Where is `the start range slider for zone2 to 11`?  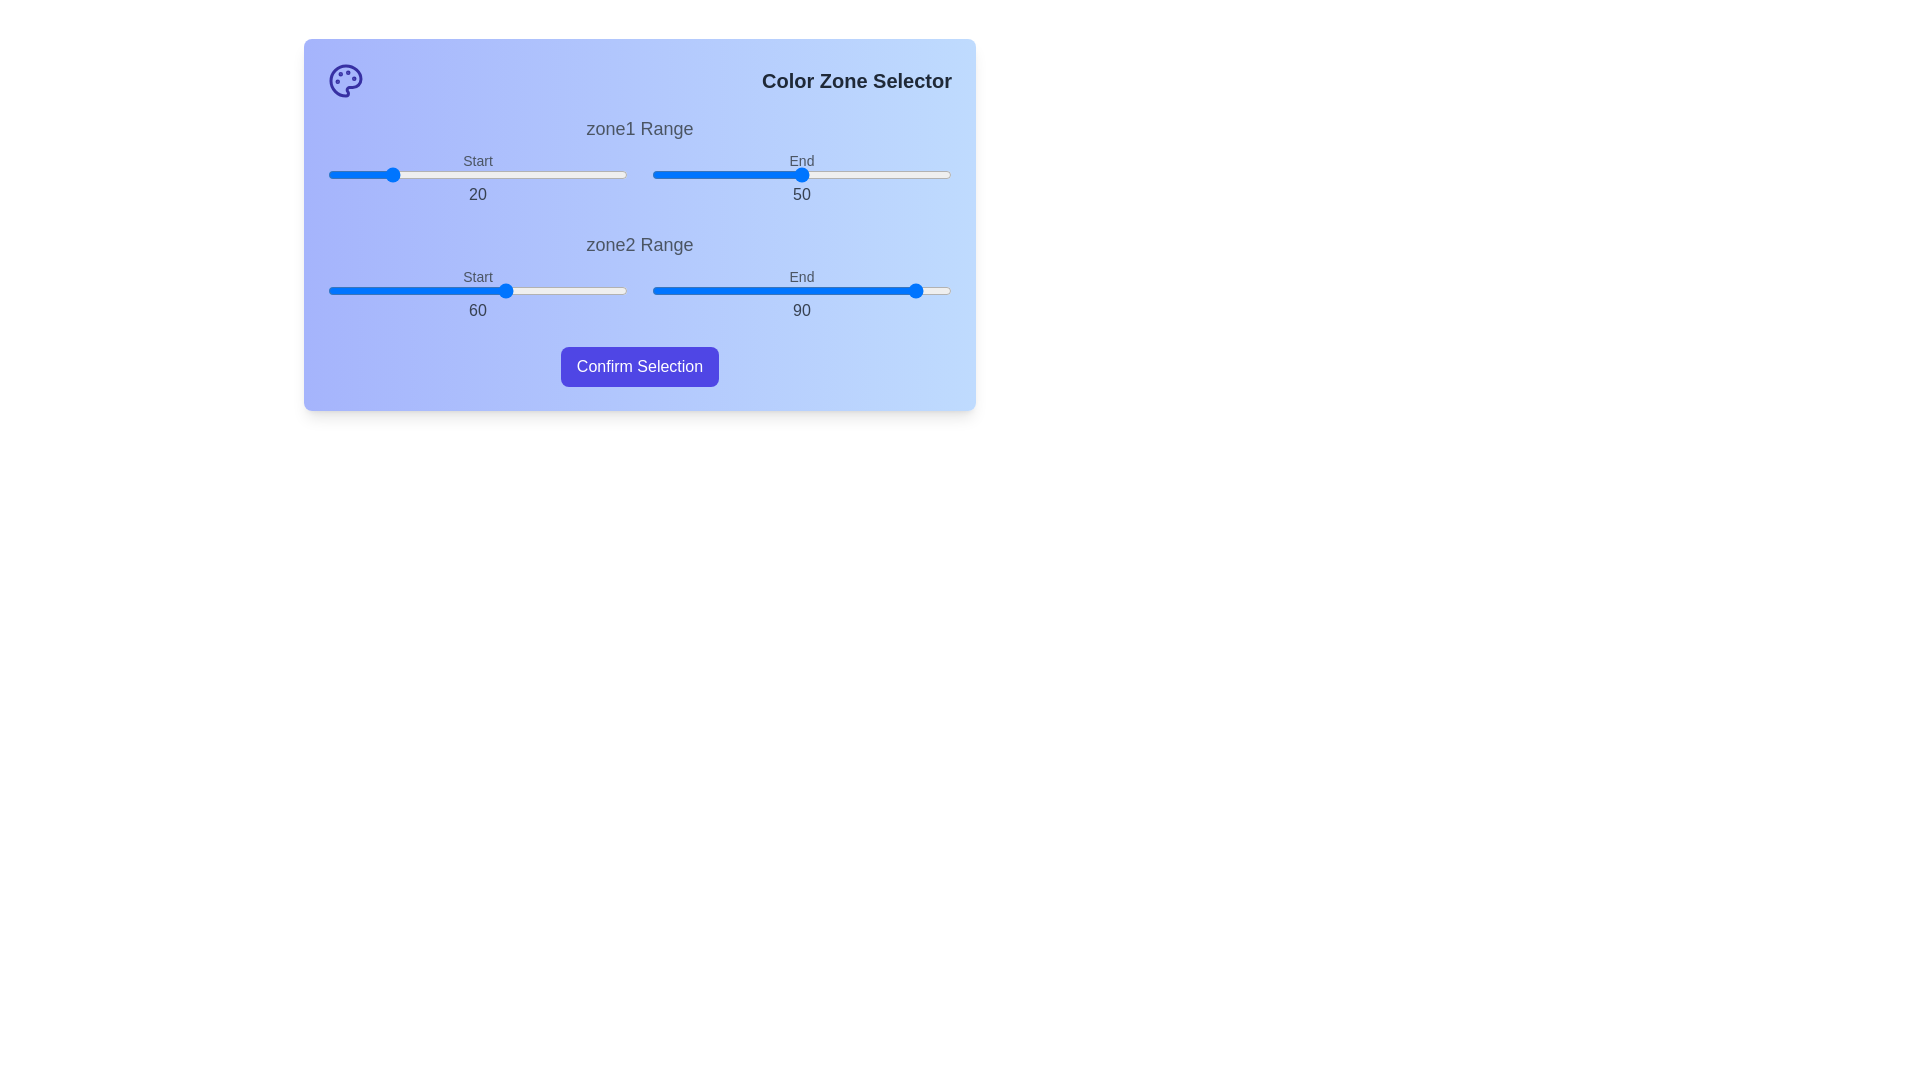
the start range slider for zone2 to 11 is located at coordinates (360, 290).